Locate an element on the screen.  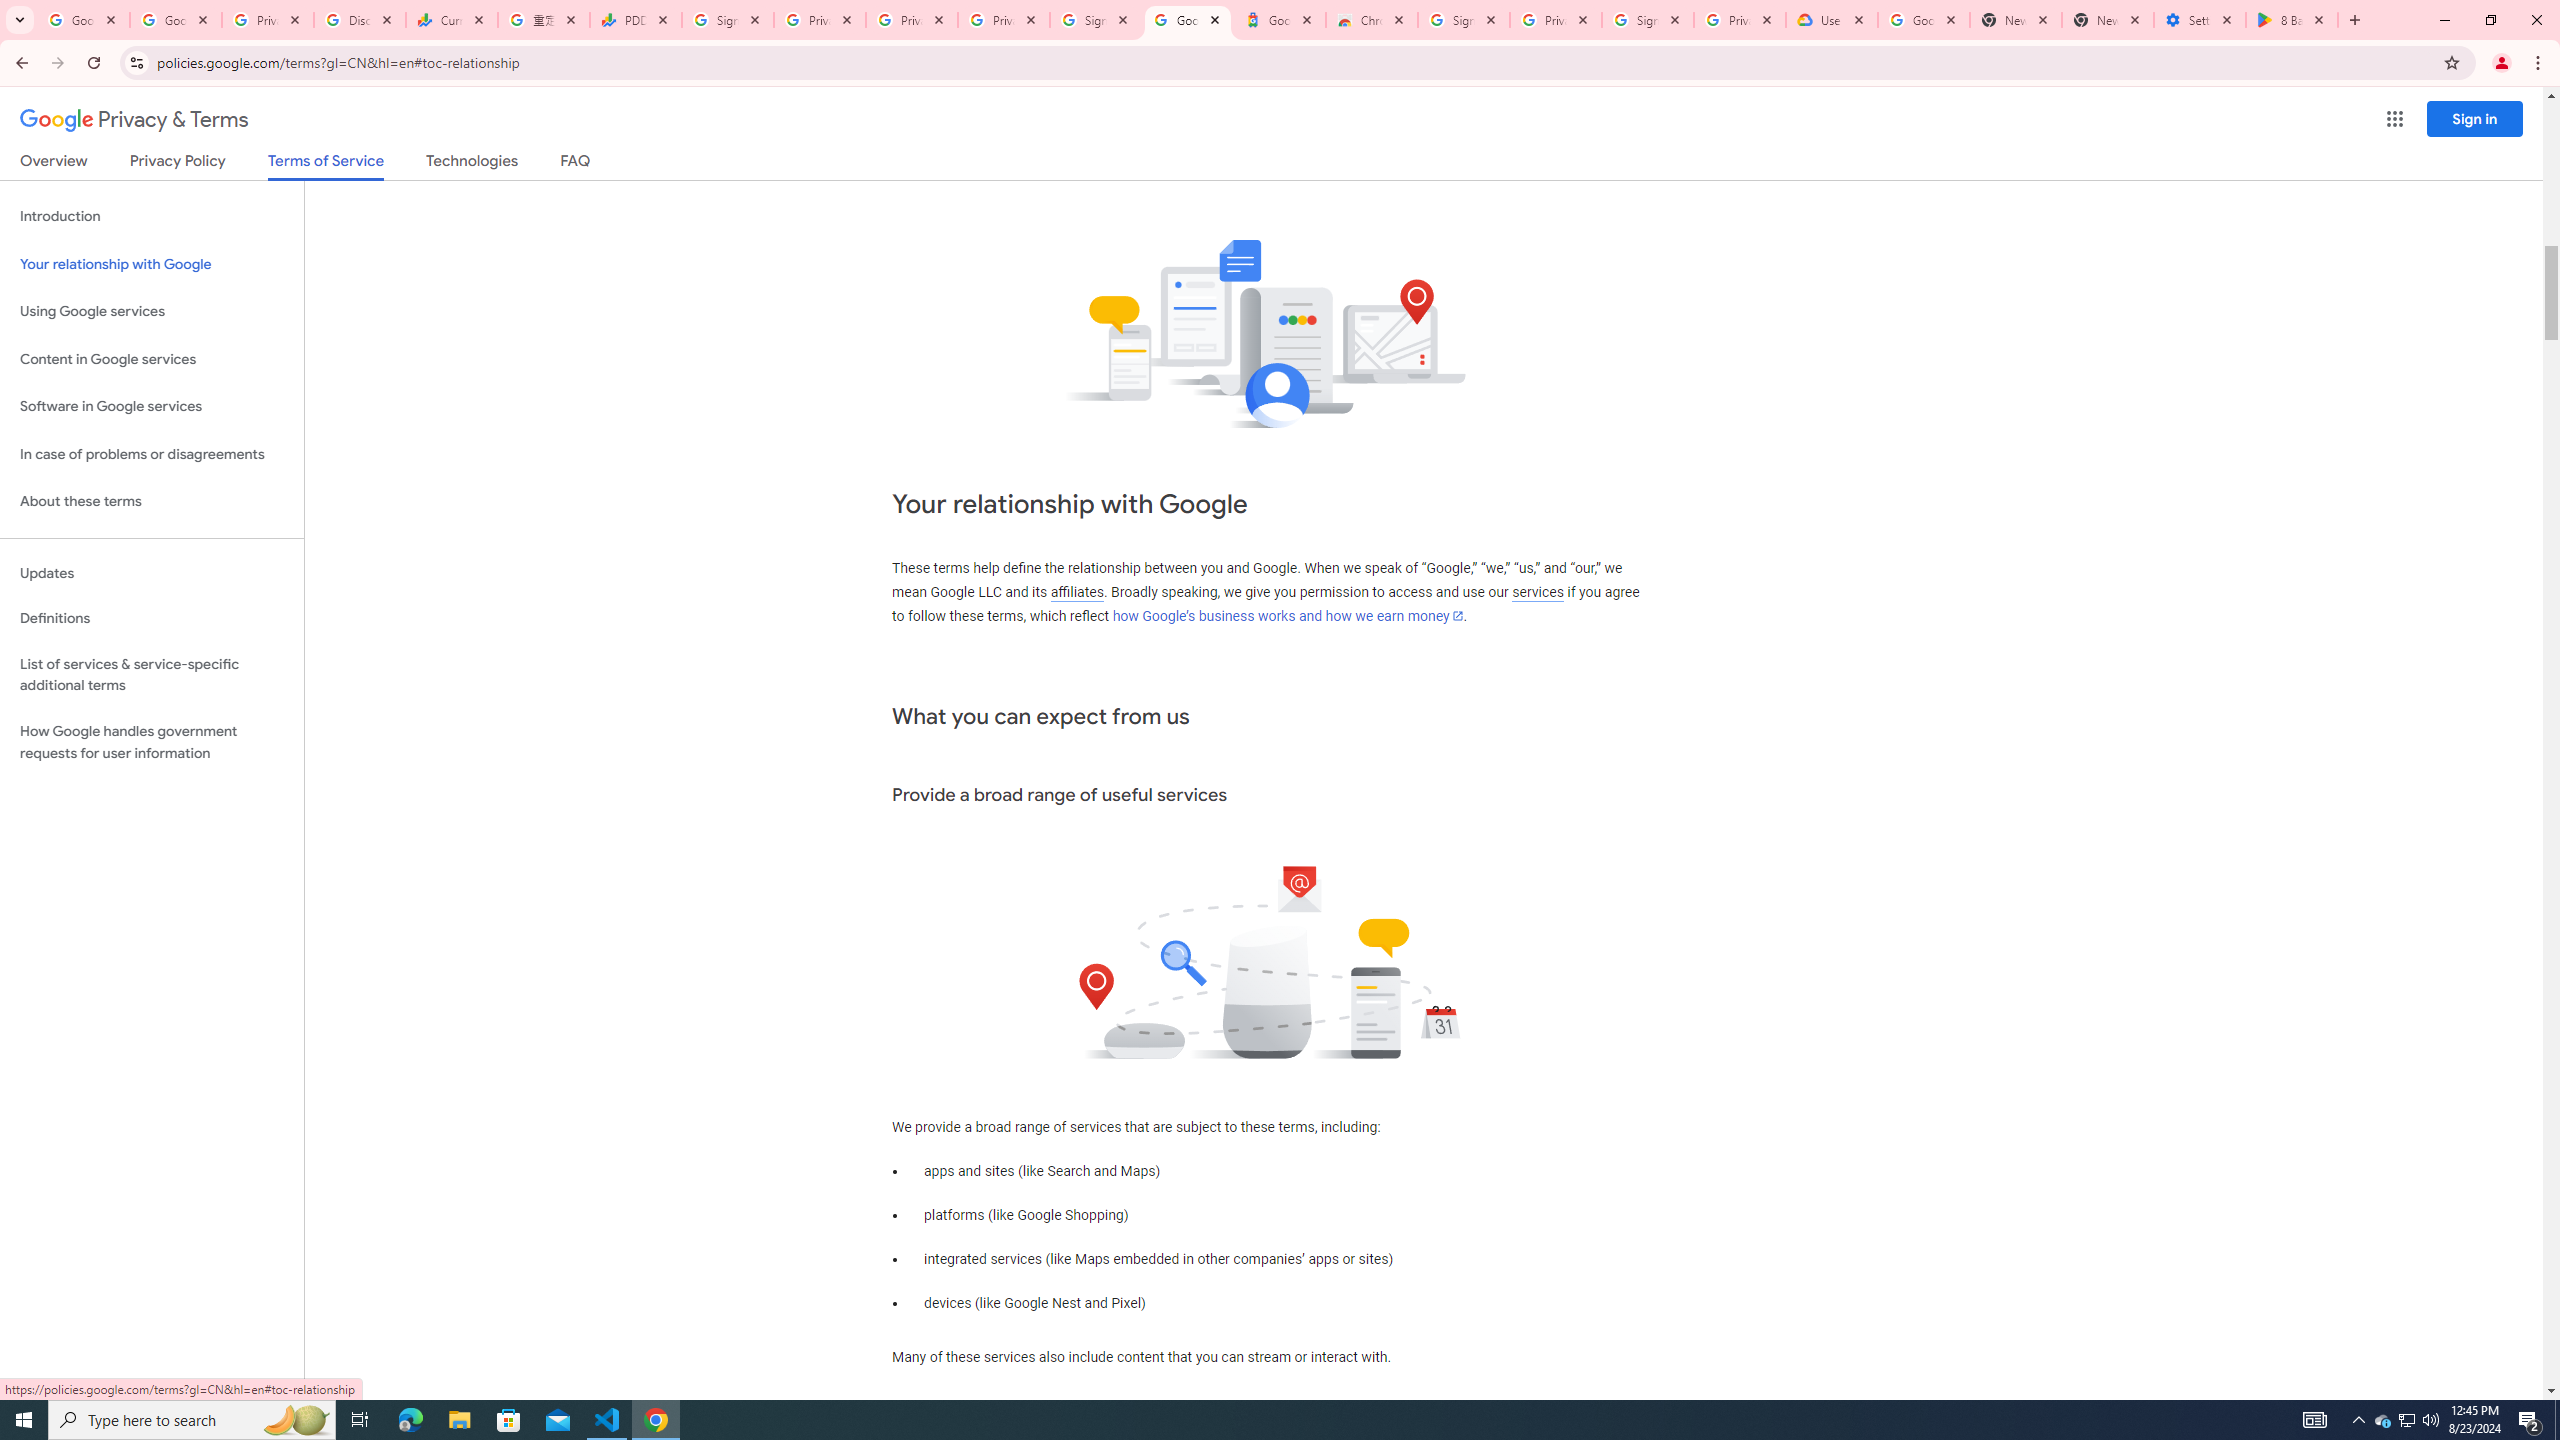
'Privacy Checkup' is located at coordinates (1003, 19).